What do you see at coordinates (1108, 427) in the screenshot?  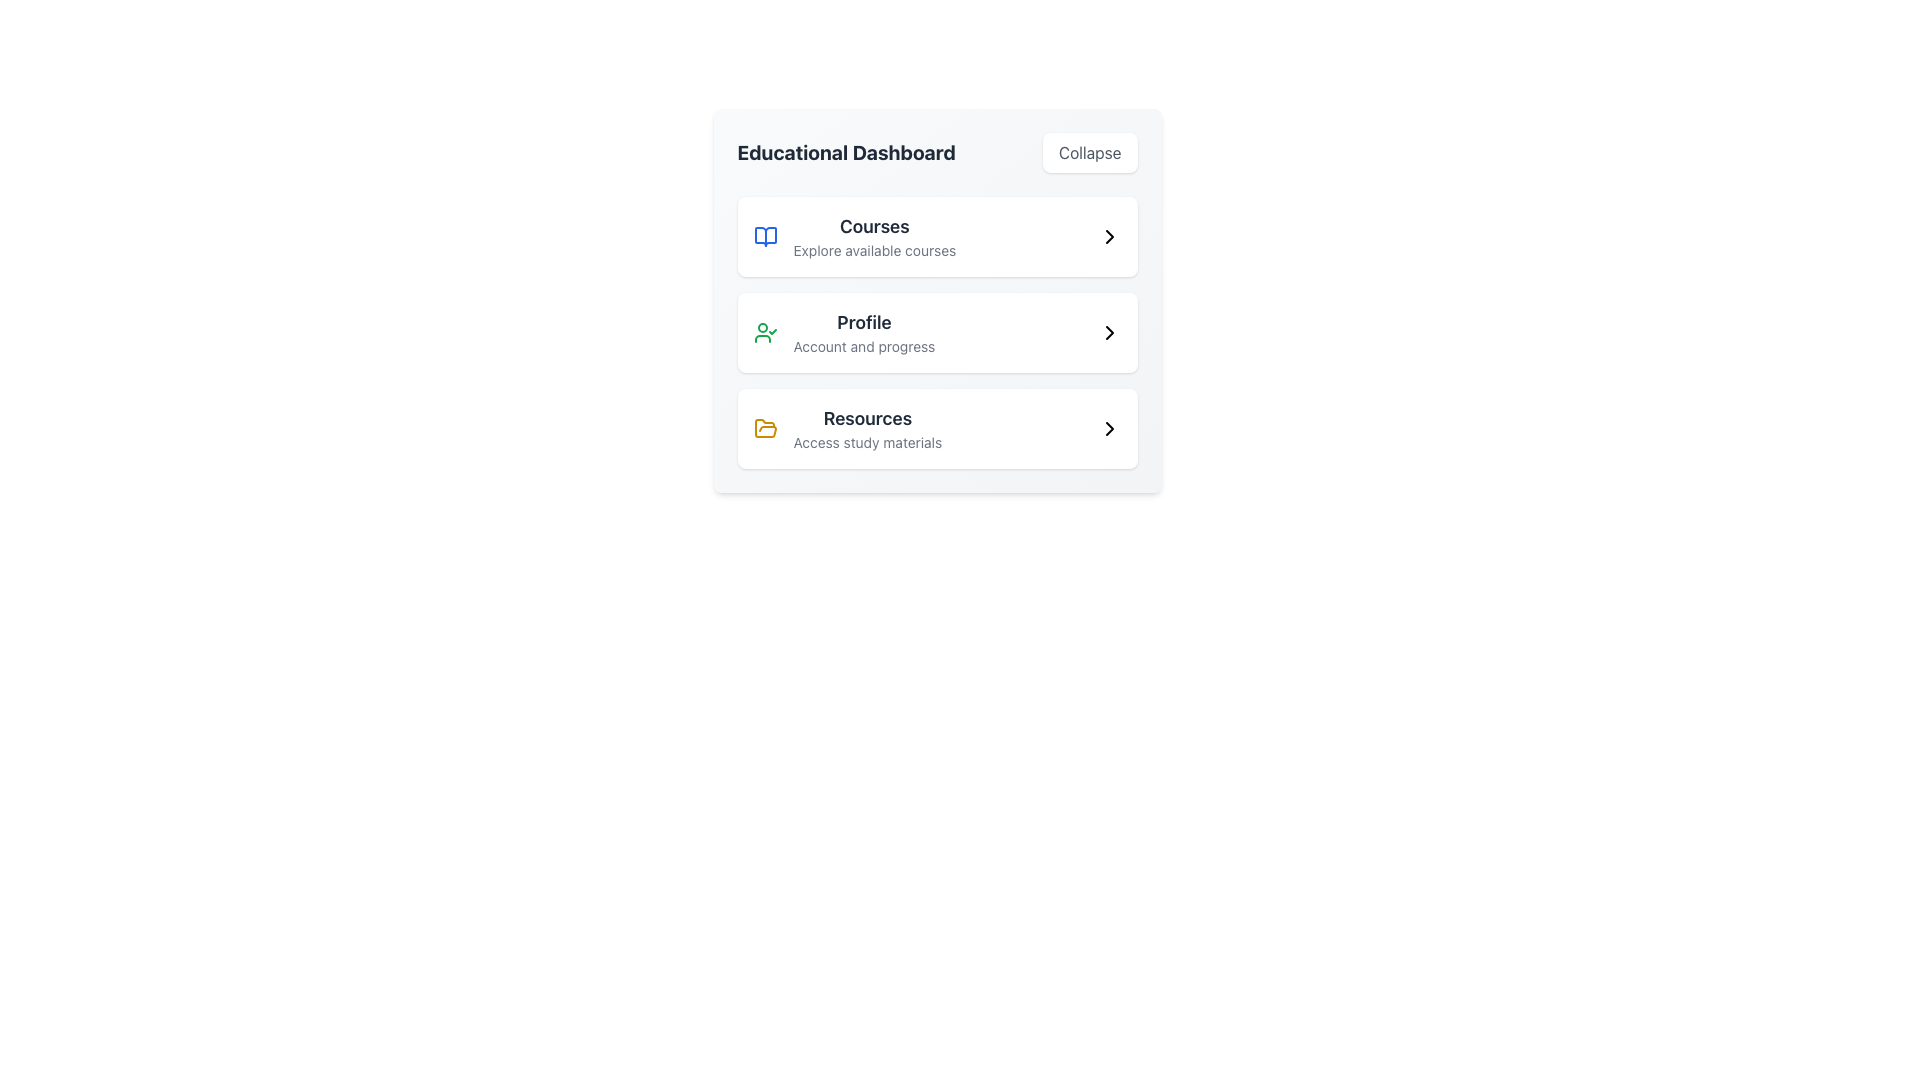 I see `the small right-pointing chevron arrow located at the far right edge of the last item ('Resources') in a vertical list inside a rectangular card` at bounding box center [1108, 427].